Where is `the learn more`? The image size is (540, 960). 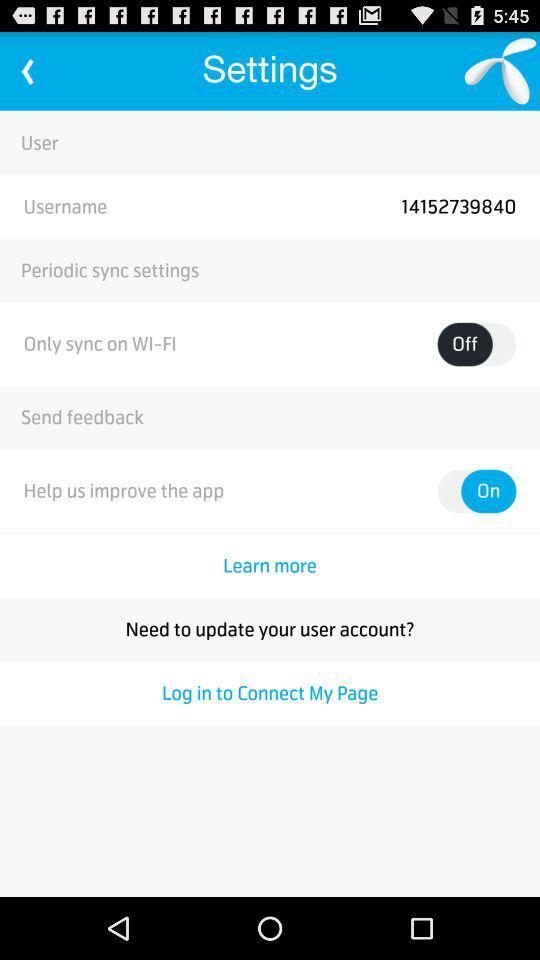
the learn more is located at coordinates (270, 566).